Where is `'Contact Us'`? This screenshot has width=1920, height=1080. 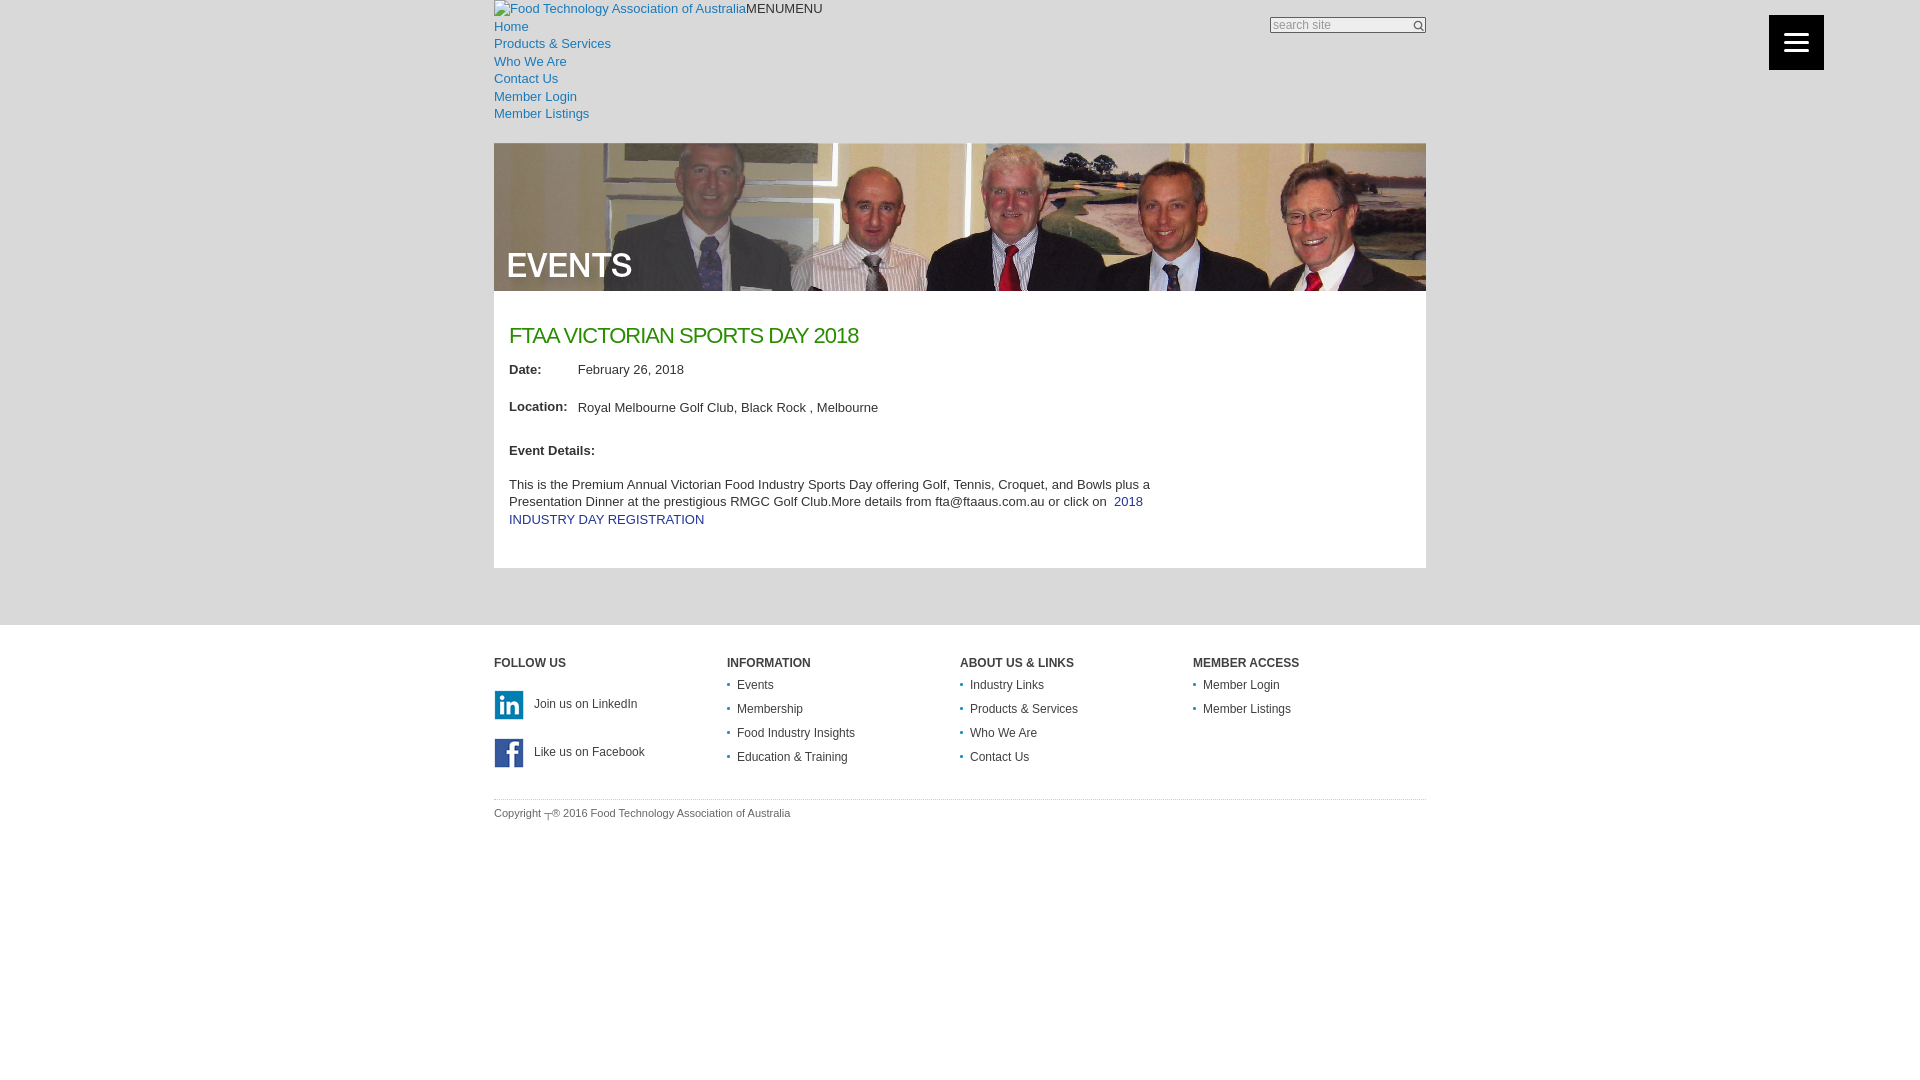
'Contact Us' is located at coordinates (999, 756).